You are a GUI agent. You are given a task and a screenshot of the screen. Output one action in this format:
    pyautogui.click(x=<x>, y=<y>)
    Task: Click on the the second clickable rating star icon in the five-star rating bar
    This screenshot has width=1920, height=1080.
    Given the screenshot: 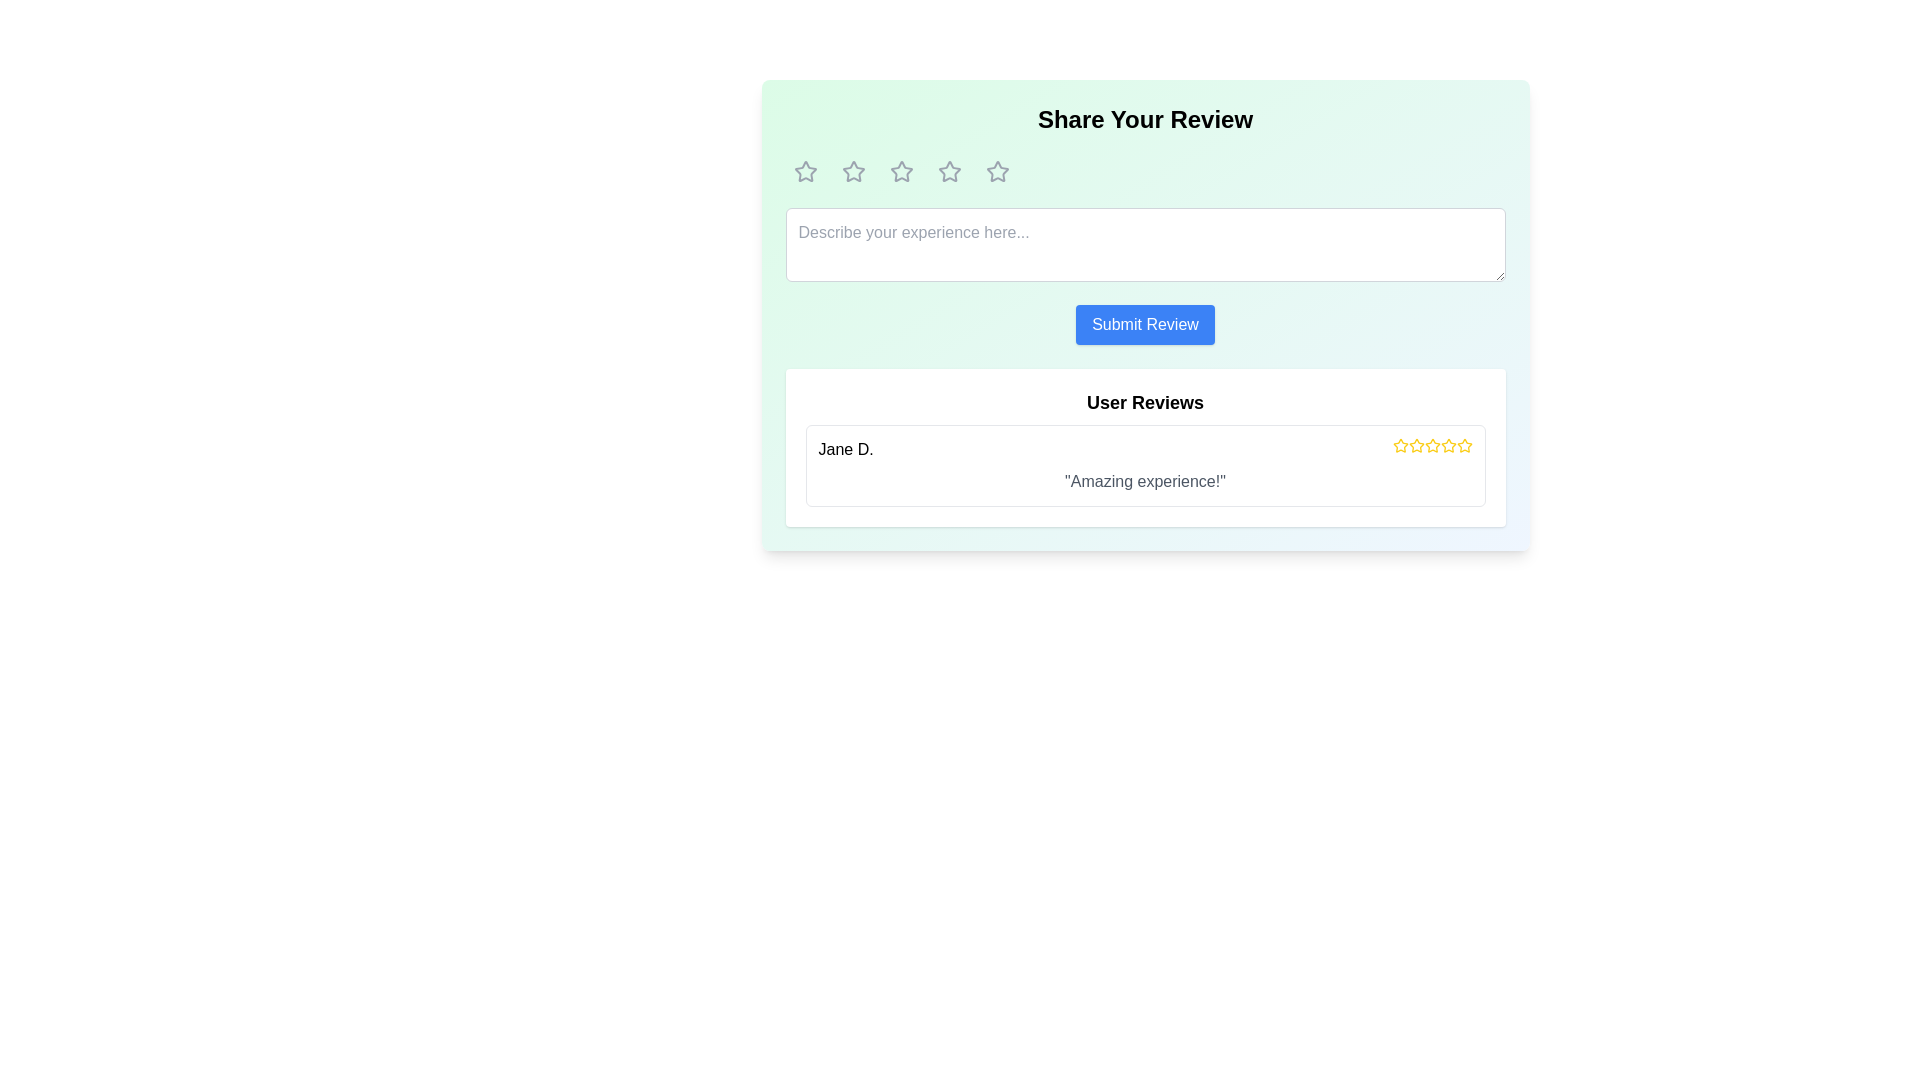 What is the action you would take?
    pyautogui.click(x=853, y=171)
    